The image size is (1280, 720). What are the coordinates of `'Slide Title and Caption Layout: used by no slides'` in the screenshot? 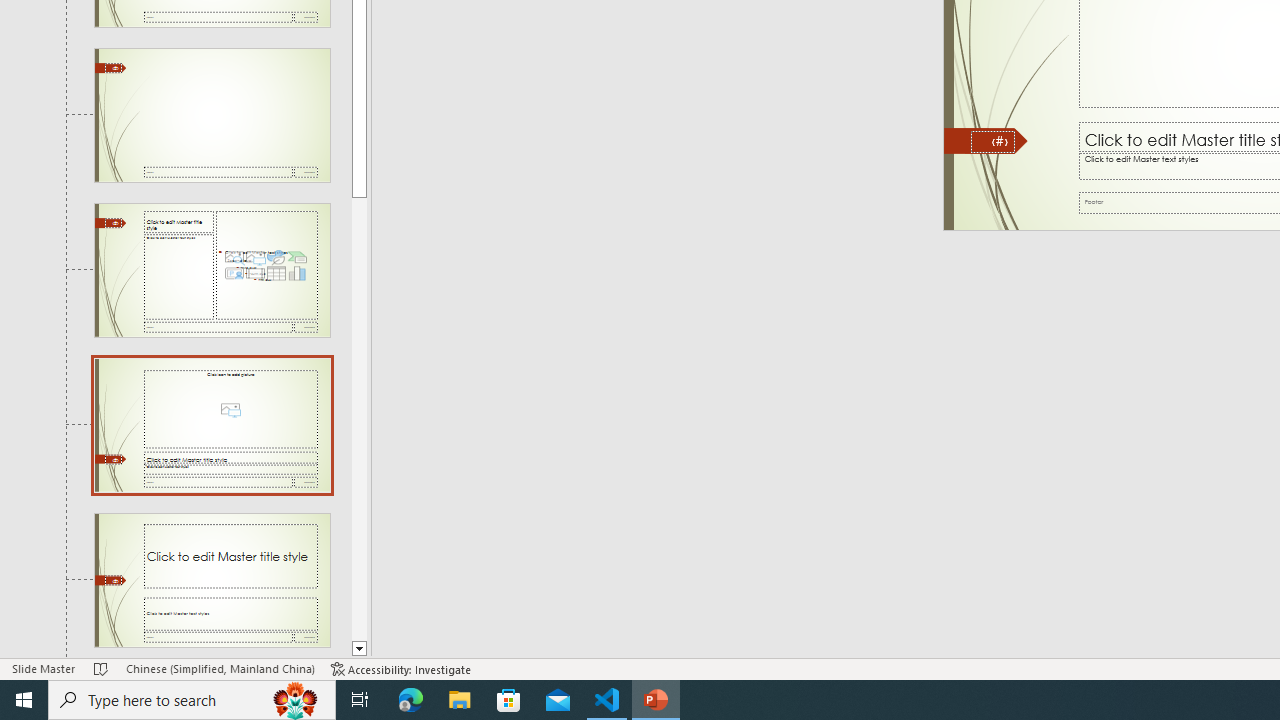 It's located at (212, 580).